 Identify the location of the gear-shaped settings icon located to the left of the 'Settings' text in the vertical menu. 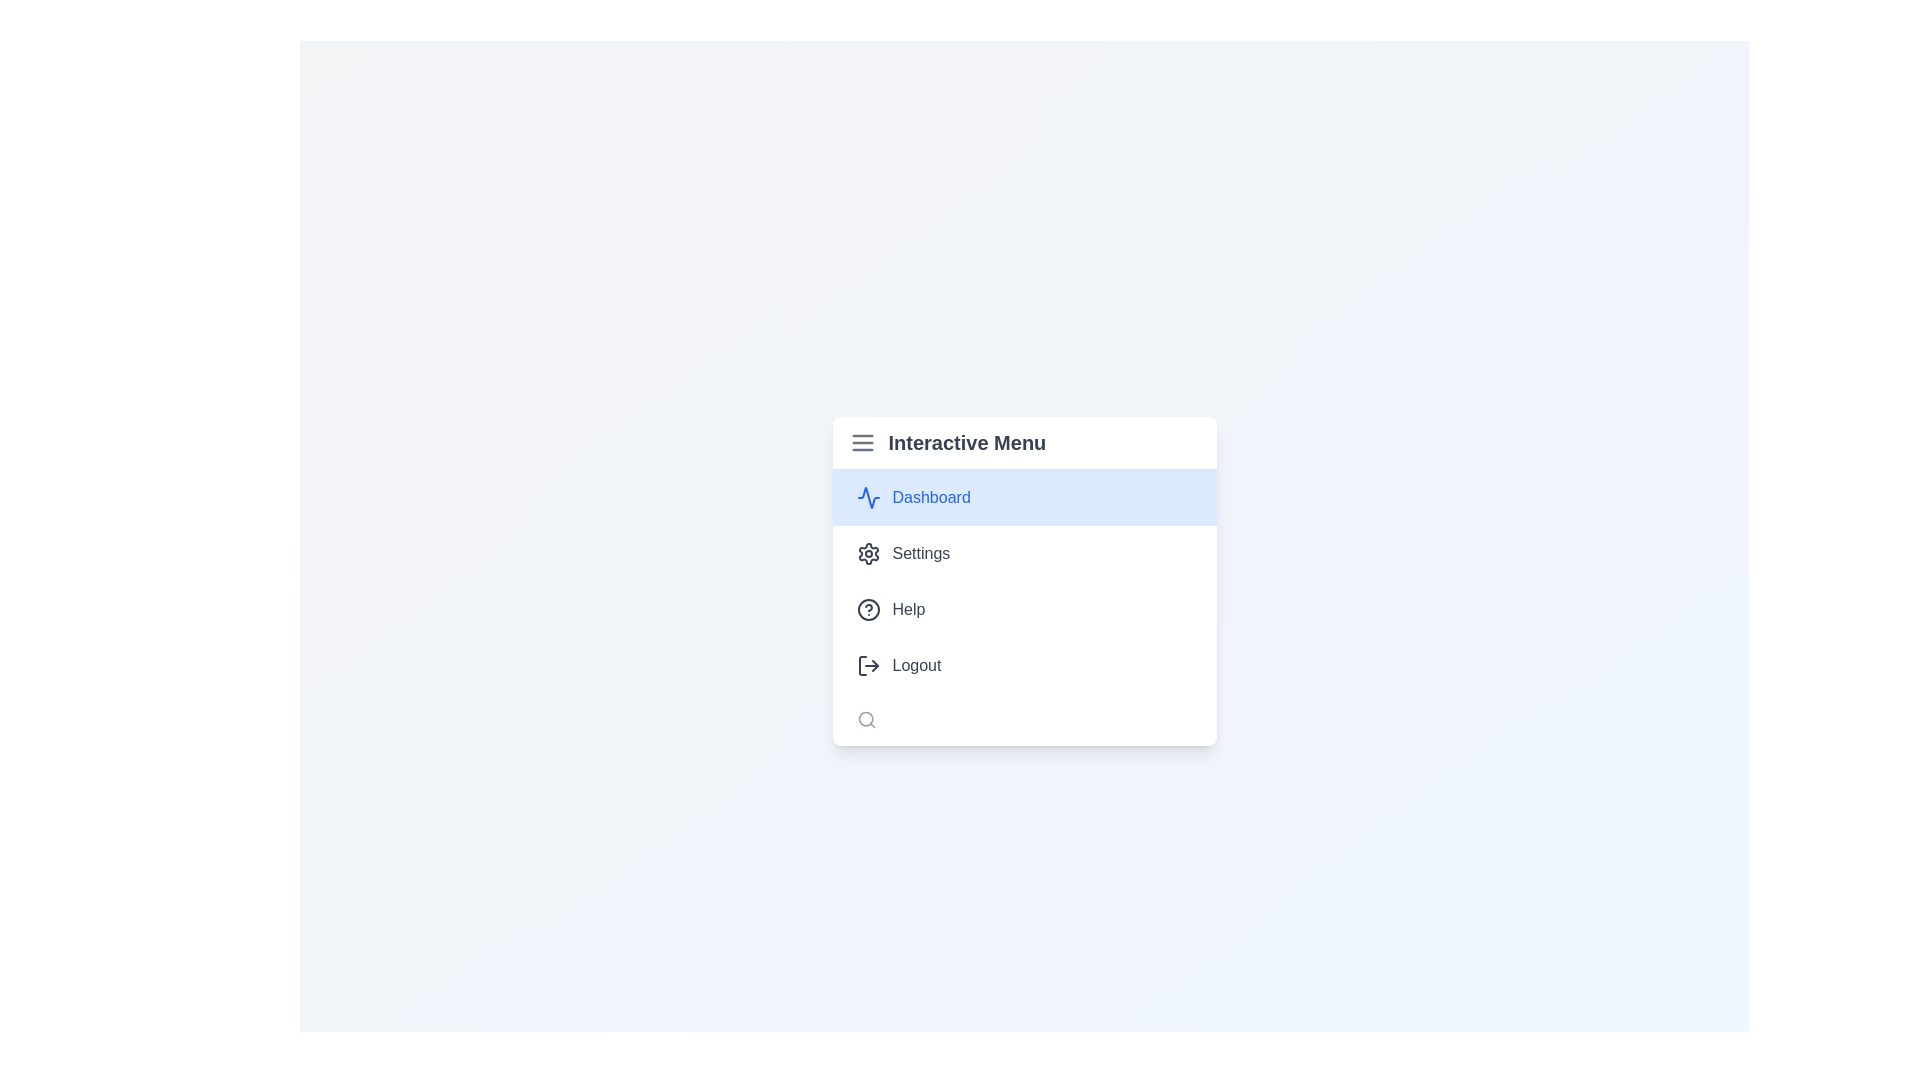
(868, 553).